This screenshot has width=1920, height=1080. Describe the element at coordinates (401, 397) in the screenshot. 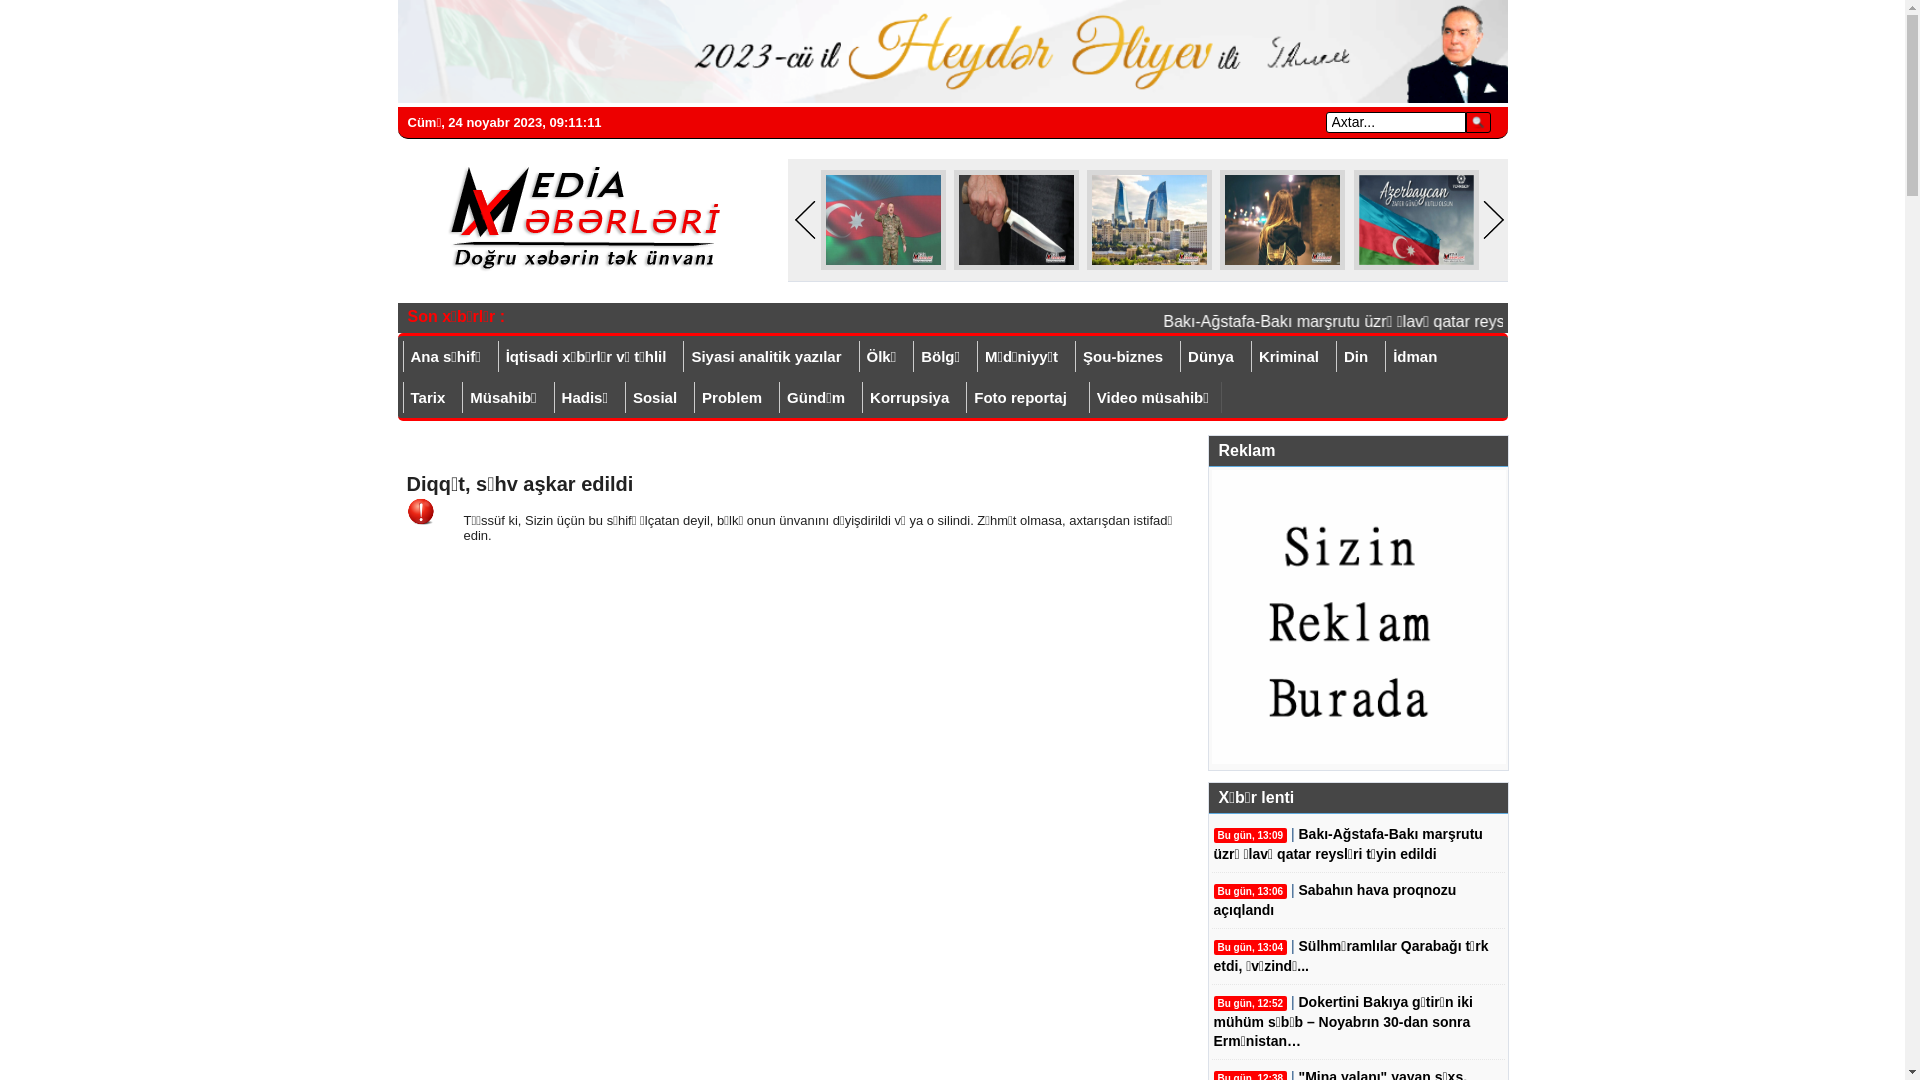

I see `'Tarix'` at that location.